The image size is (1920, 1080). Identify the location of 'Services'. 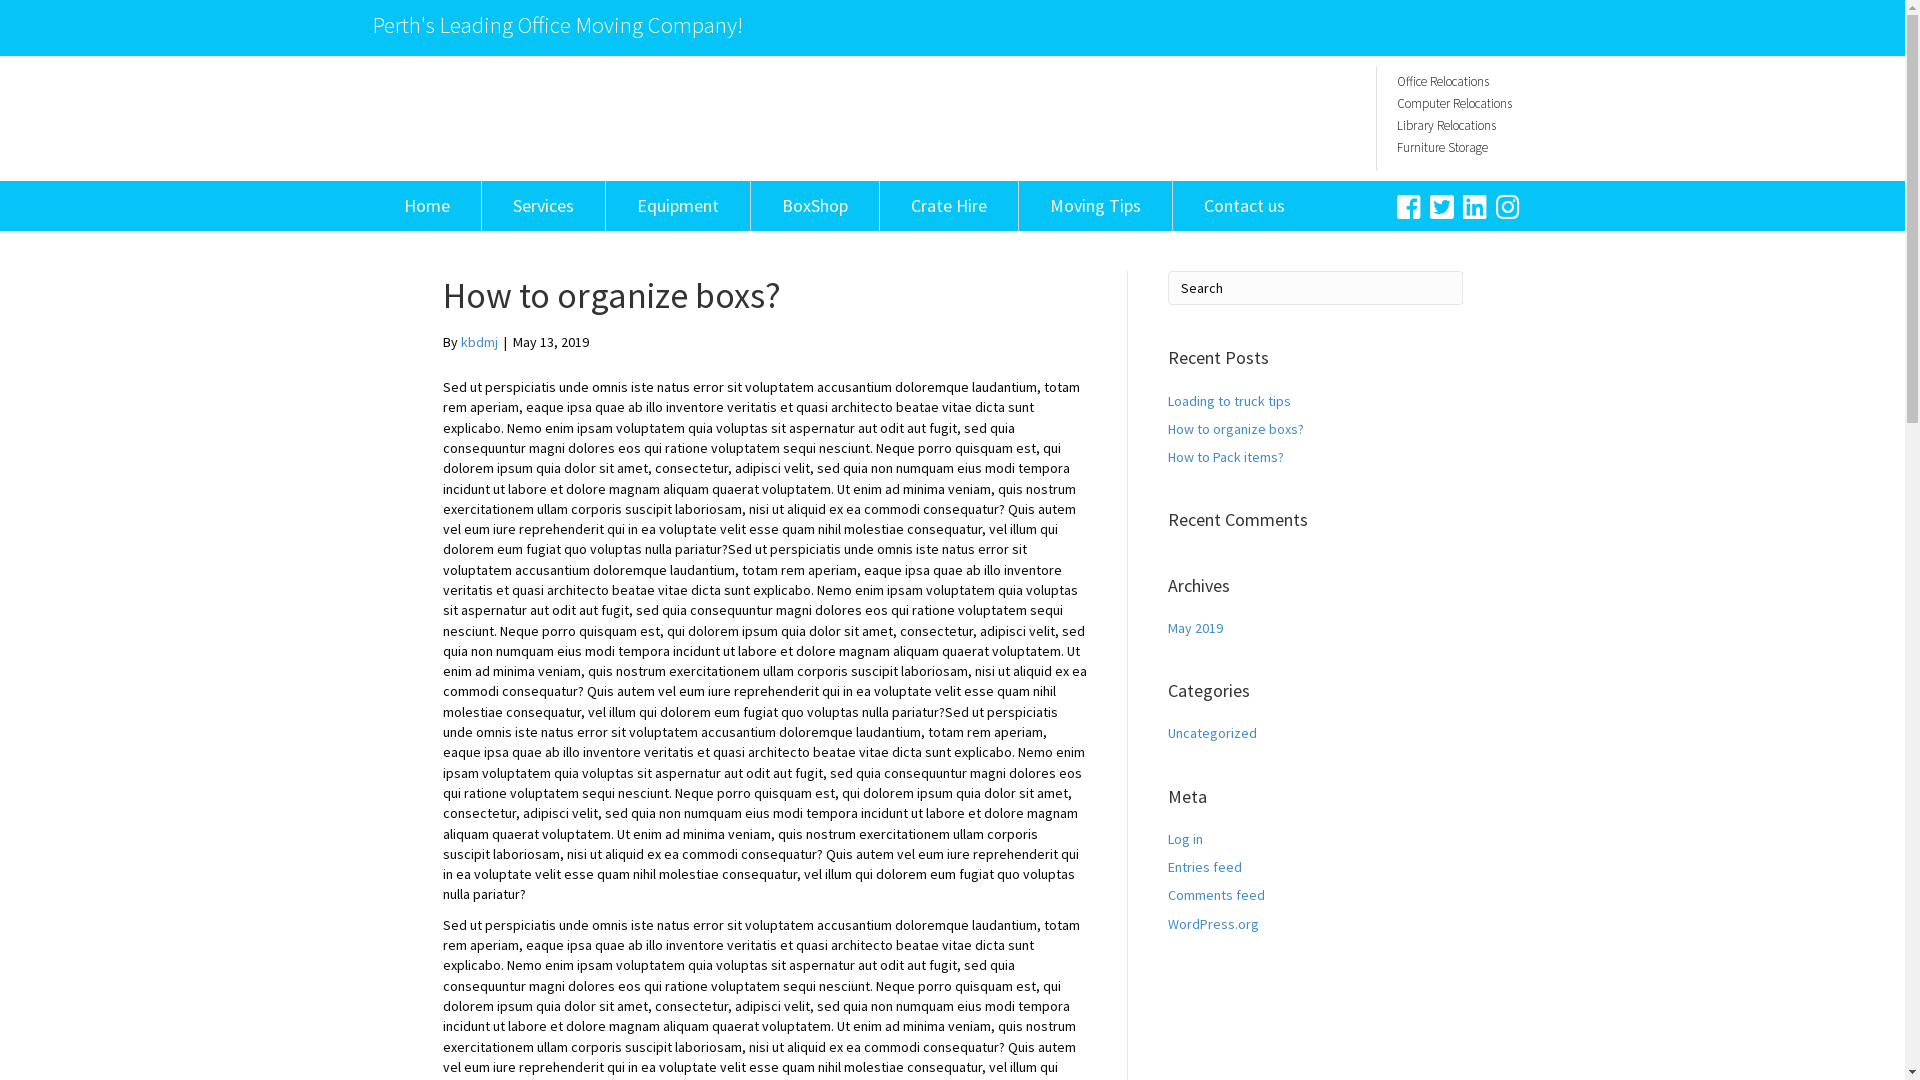
(543, 205).